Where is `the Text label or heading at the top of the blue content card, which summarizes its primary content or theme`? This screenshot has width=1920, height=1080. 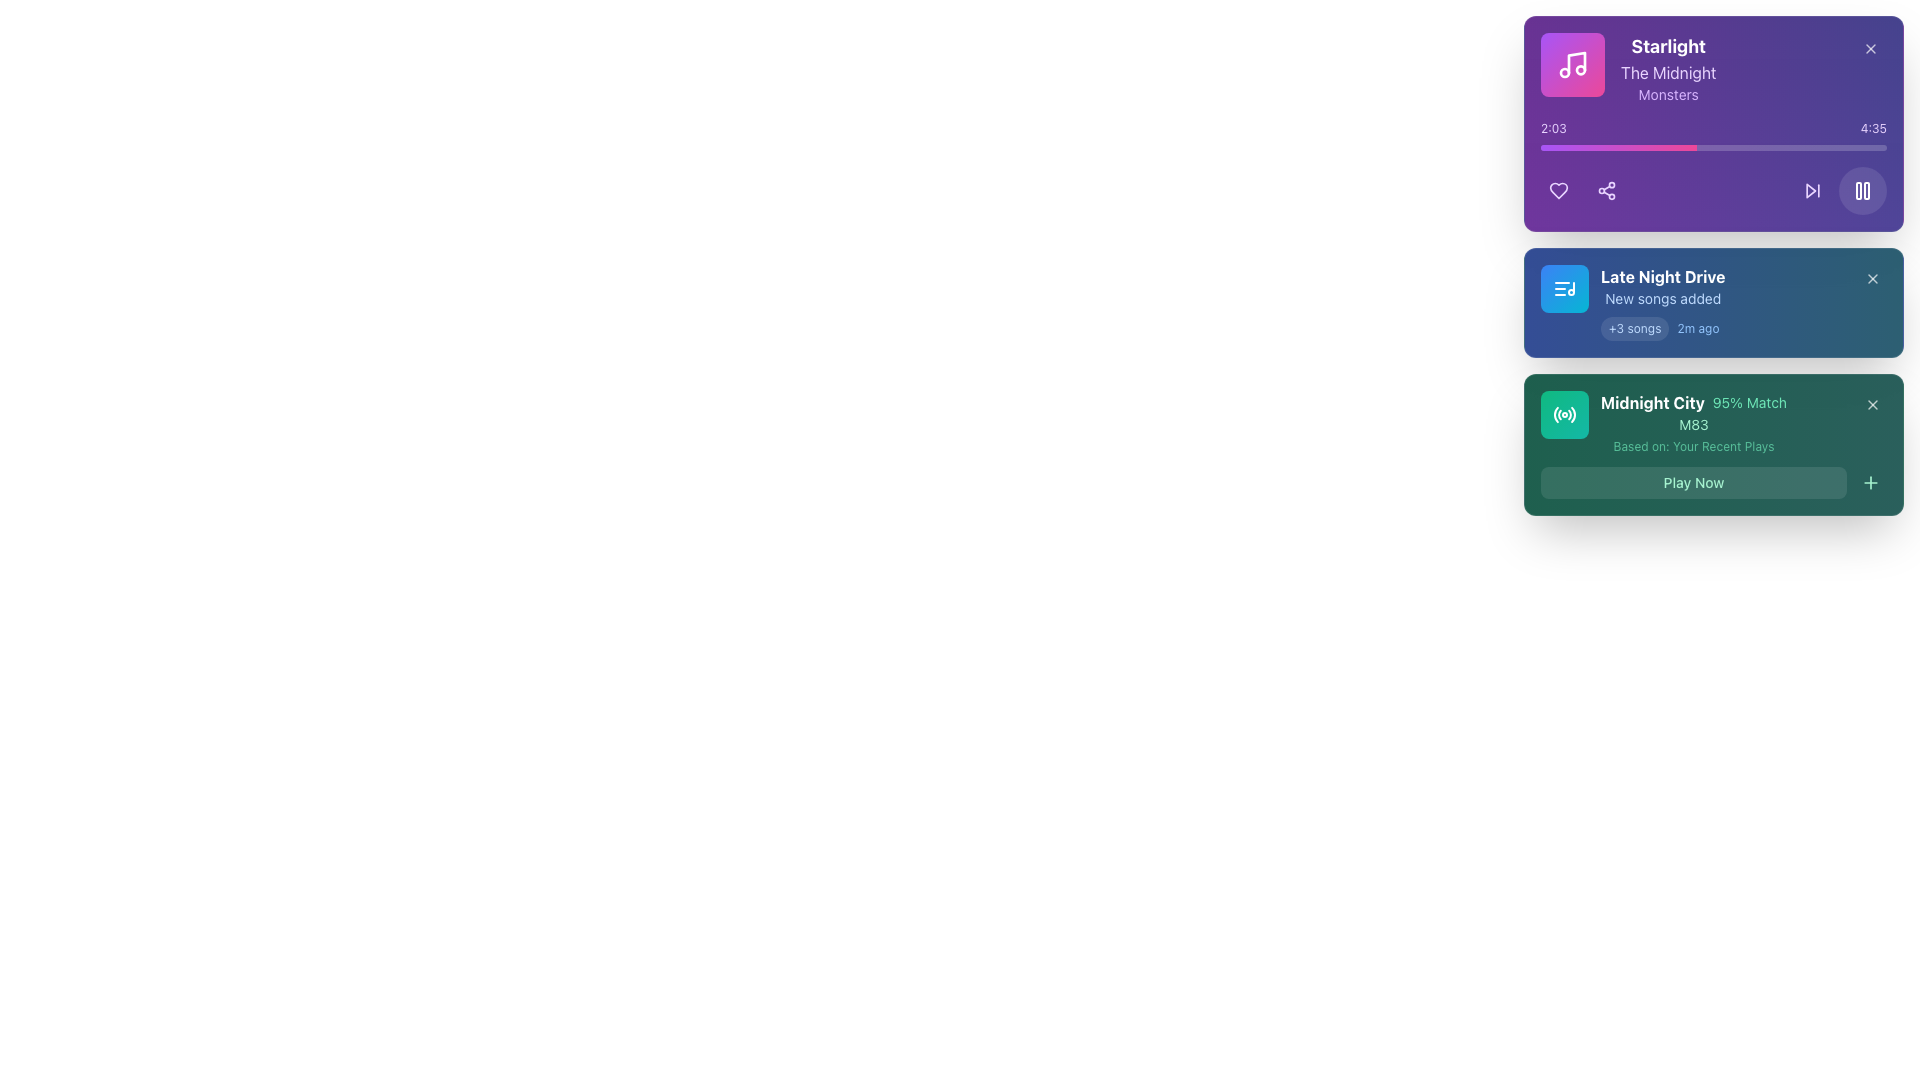 the Text label or heading at the top of the blue content card, which summarizes its primary content or theme is located at coordinates (1663, 277).